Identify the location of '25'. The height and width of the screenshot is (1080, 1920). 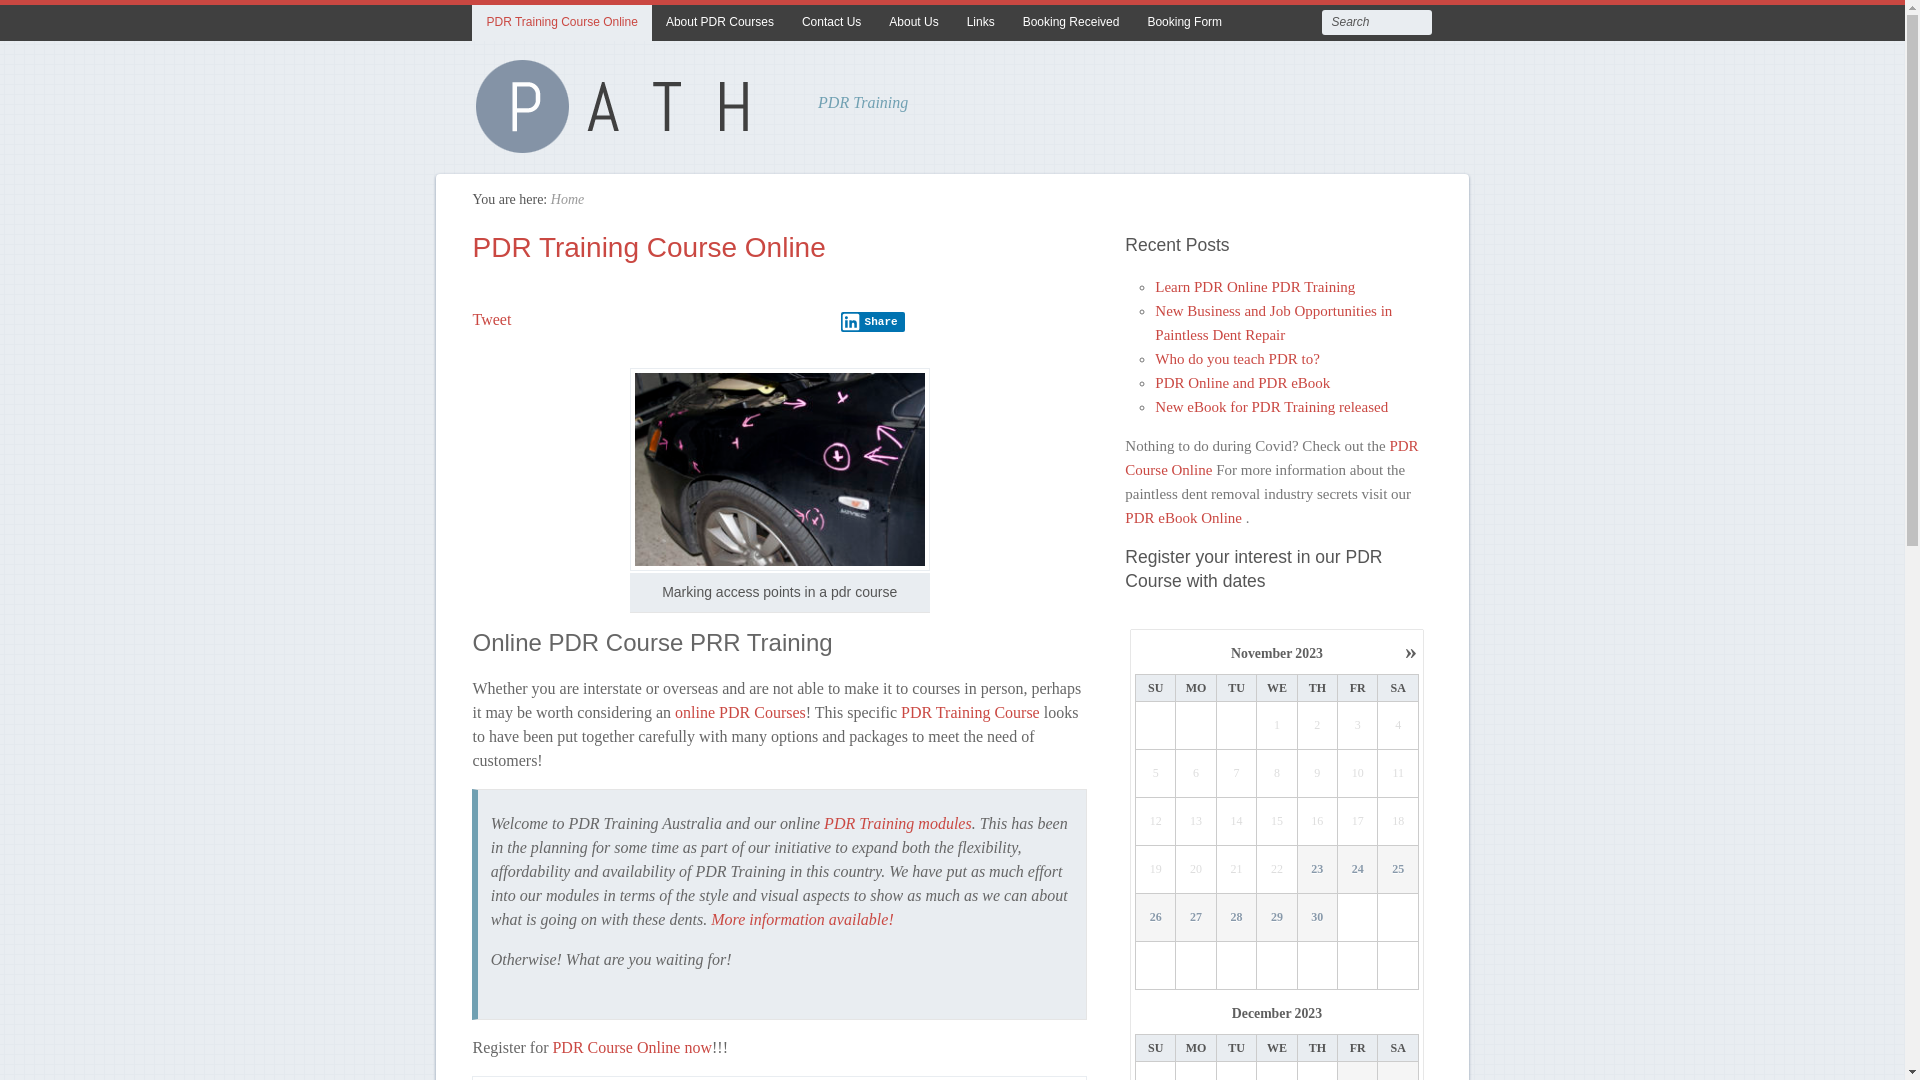
(1376, 869).